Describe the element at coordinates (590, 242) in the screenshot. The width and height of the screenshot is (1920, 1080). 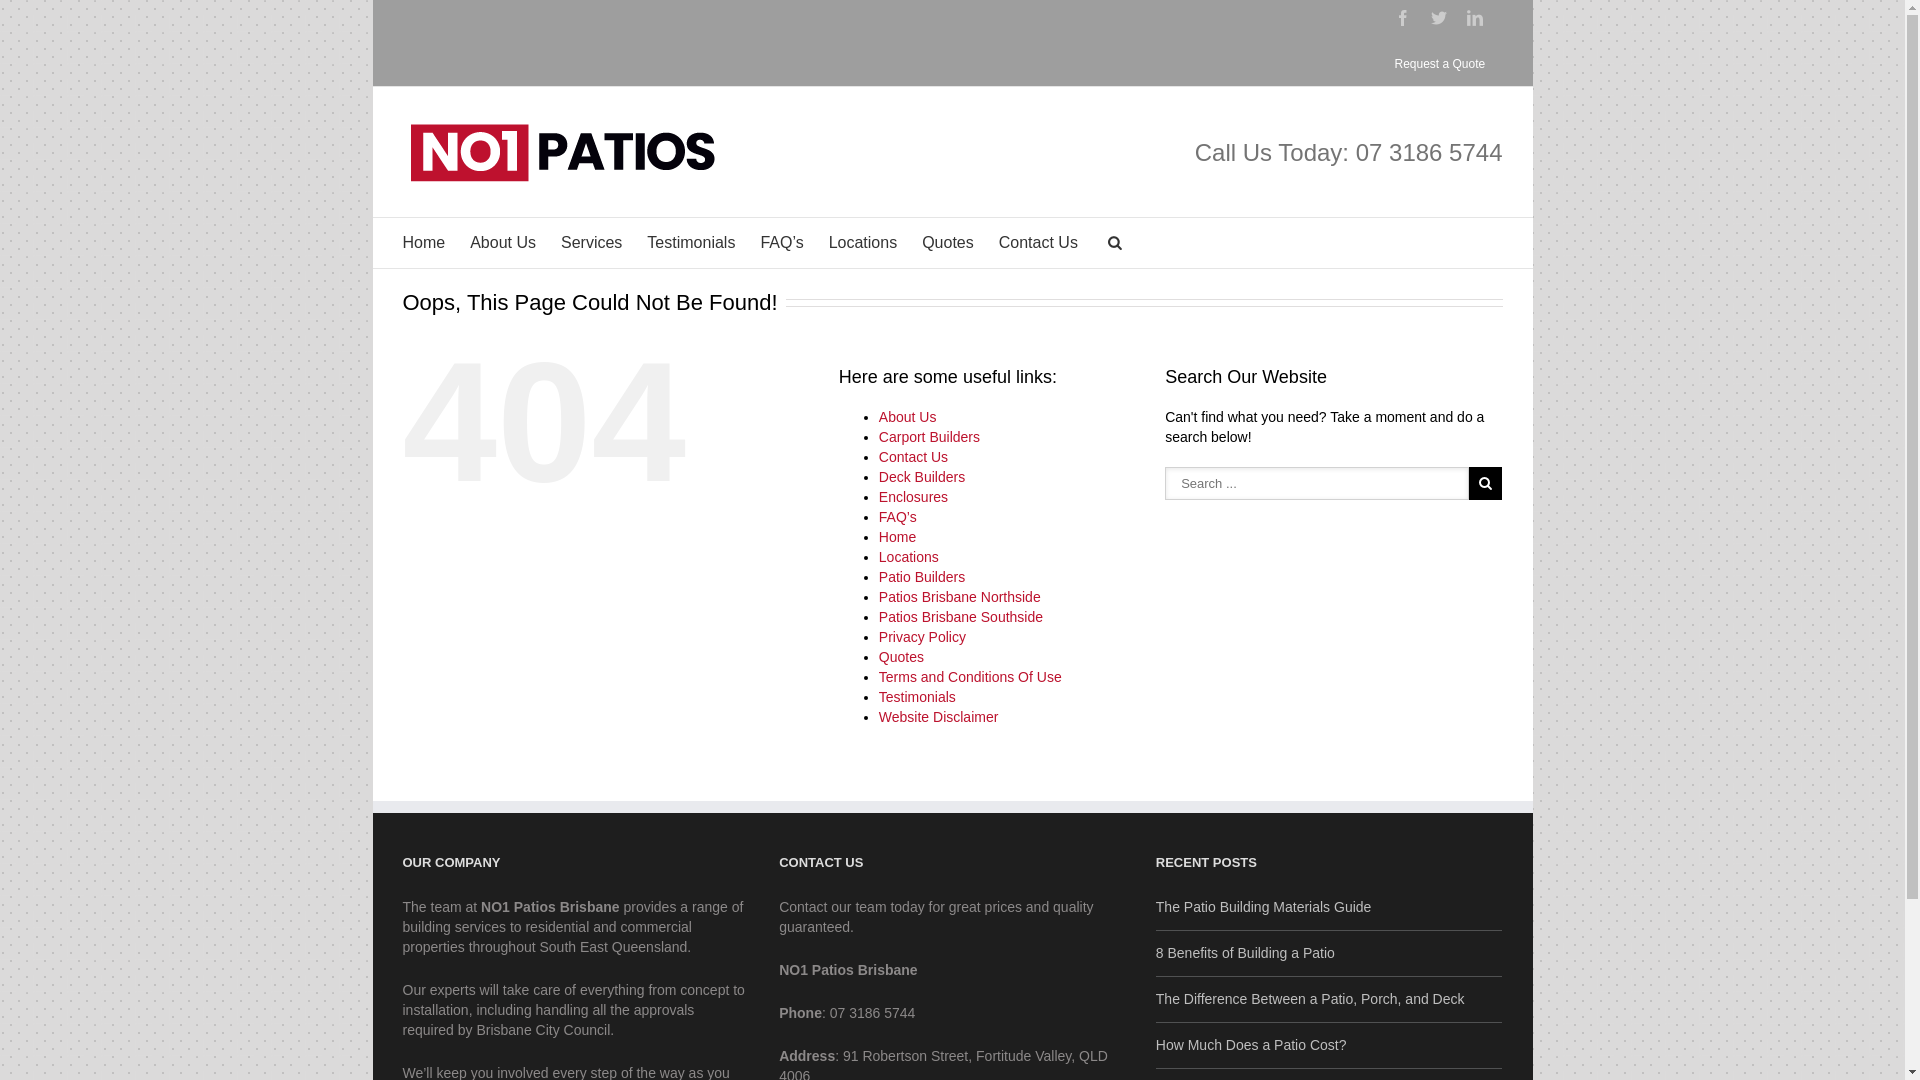
I see `'Services'` at that location.